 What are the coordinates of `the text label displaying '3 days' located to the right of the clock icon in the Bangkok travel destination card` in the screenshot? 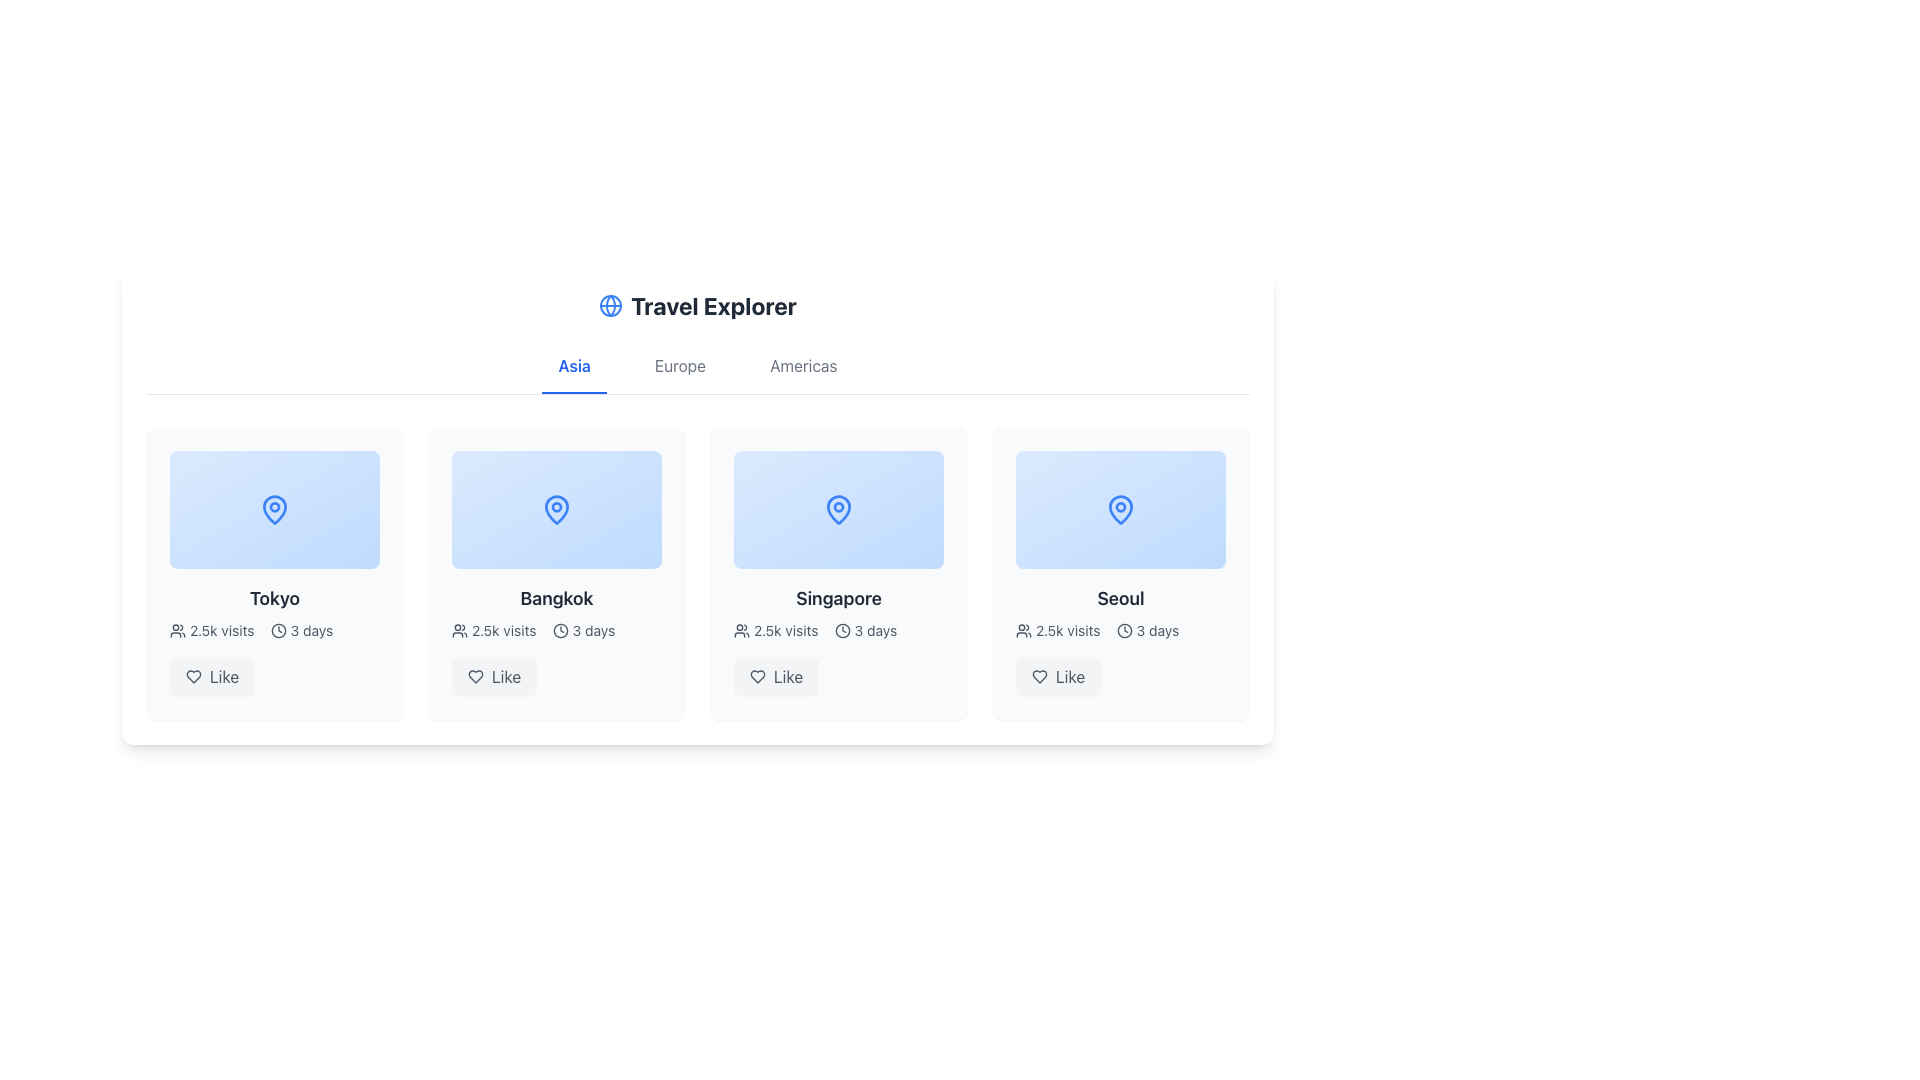 It's located at (592, 631).